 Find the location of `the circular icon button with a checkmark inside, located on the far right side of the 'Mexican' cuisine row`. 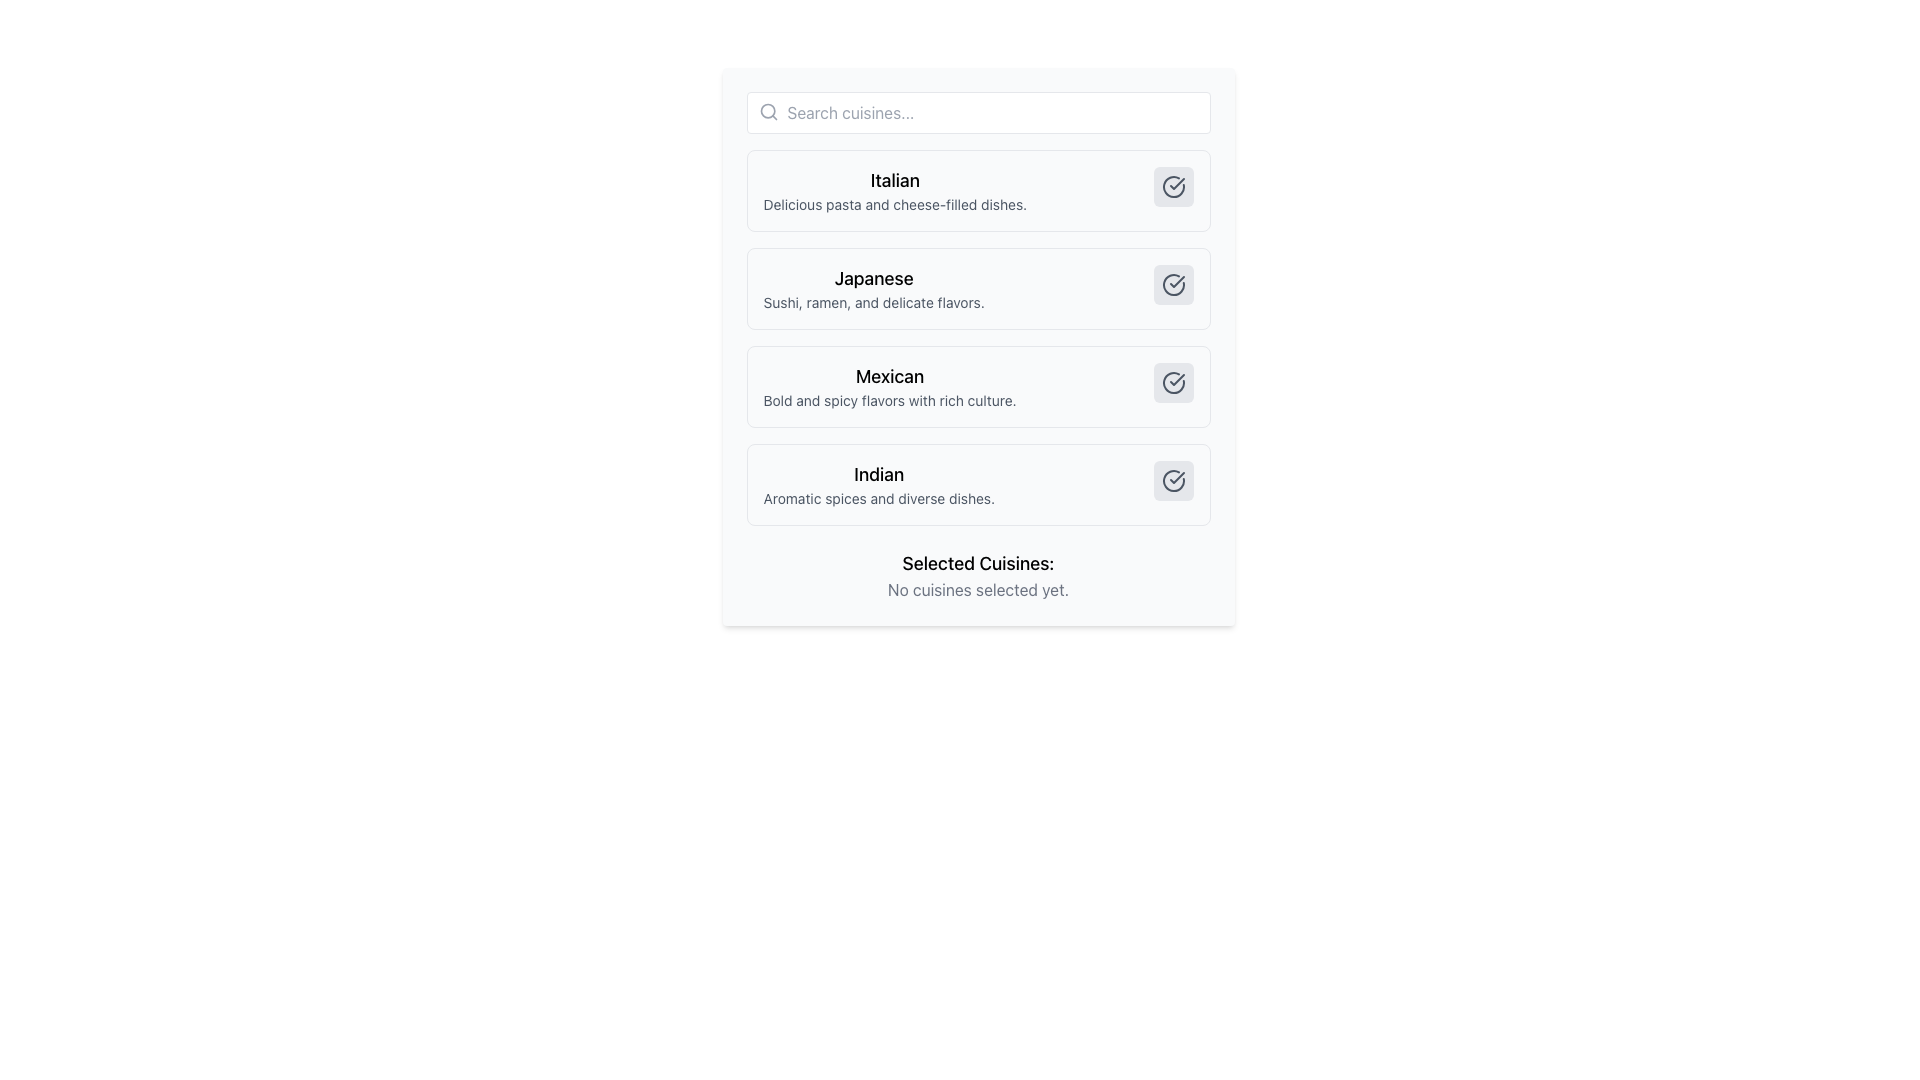

the circular icon button with a checkmark inside, located on the far right side of the 'Mexican' cuisine row is located at coordinates (1173, 382).